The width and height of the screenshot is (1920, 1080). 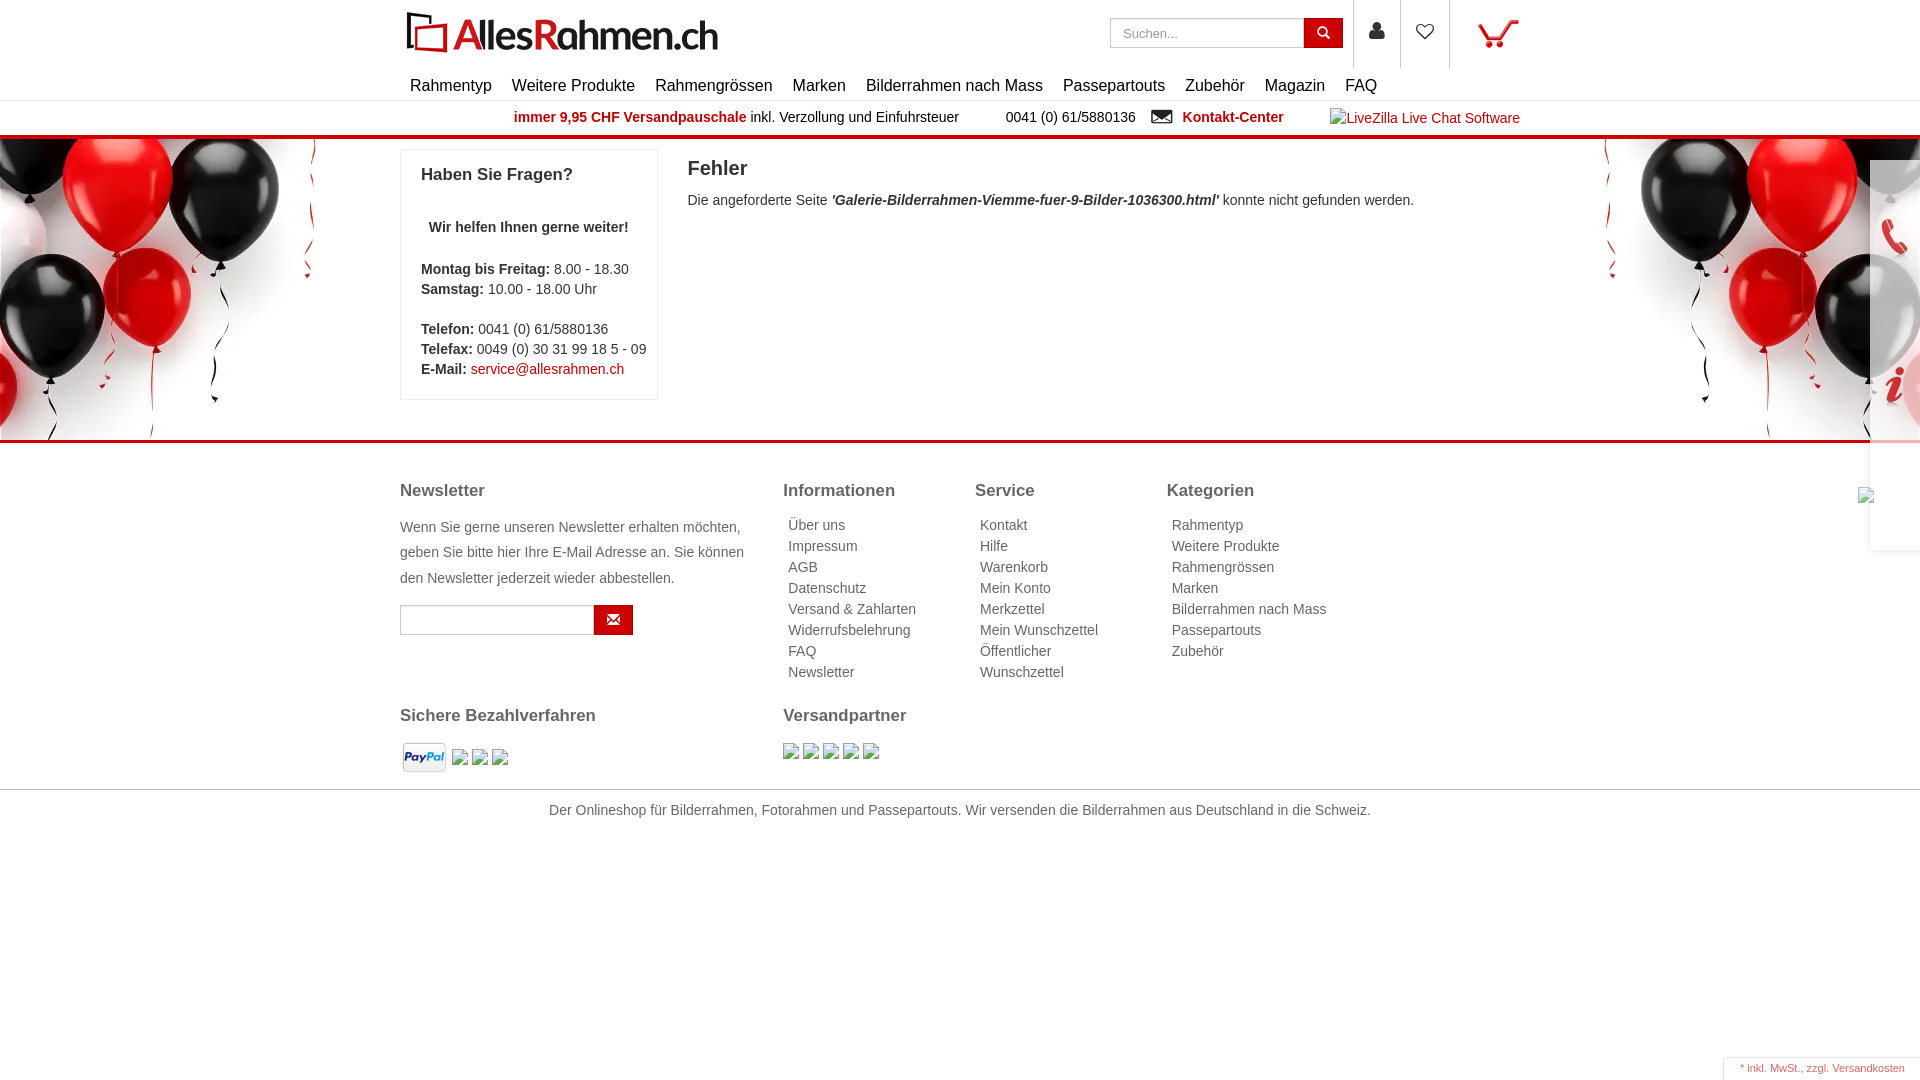 I want to click on 'Bilderrahmen nach Mass', so click(x=953, y=84).